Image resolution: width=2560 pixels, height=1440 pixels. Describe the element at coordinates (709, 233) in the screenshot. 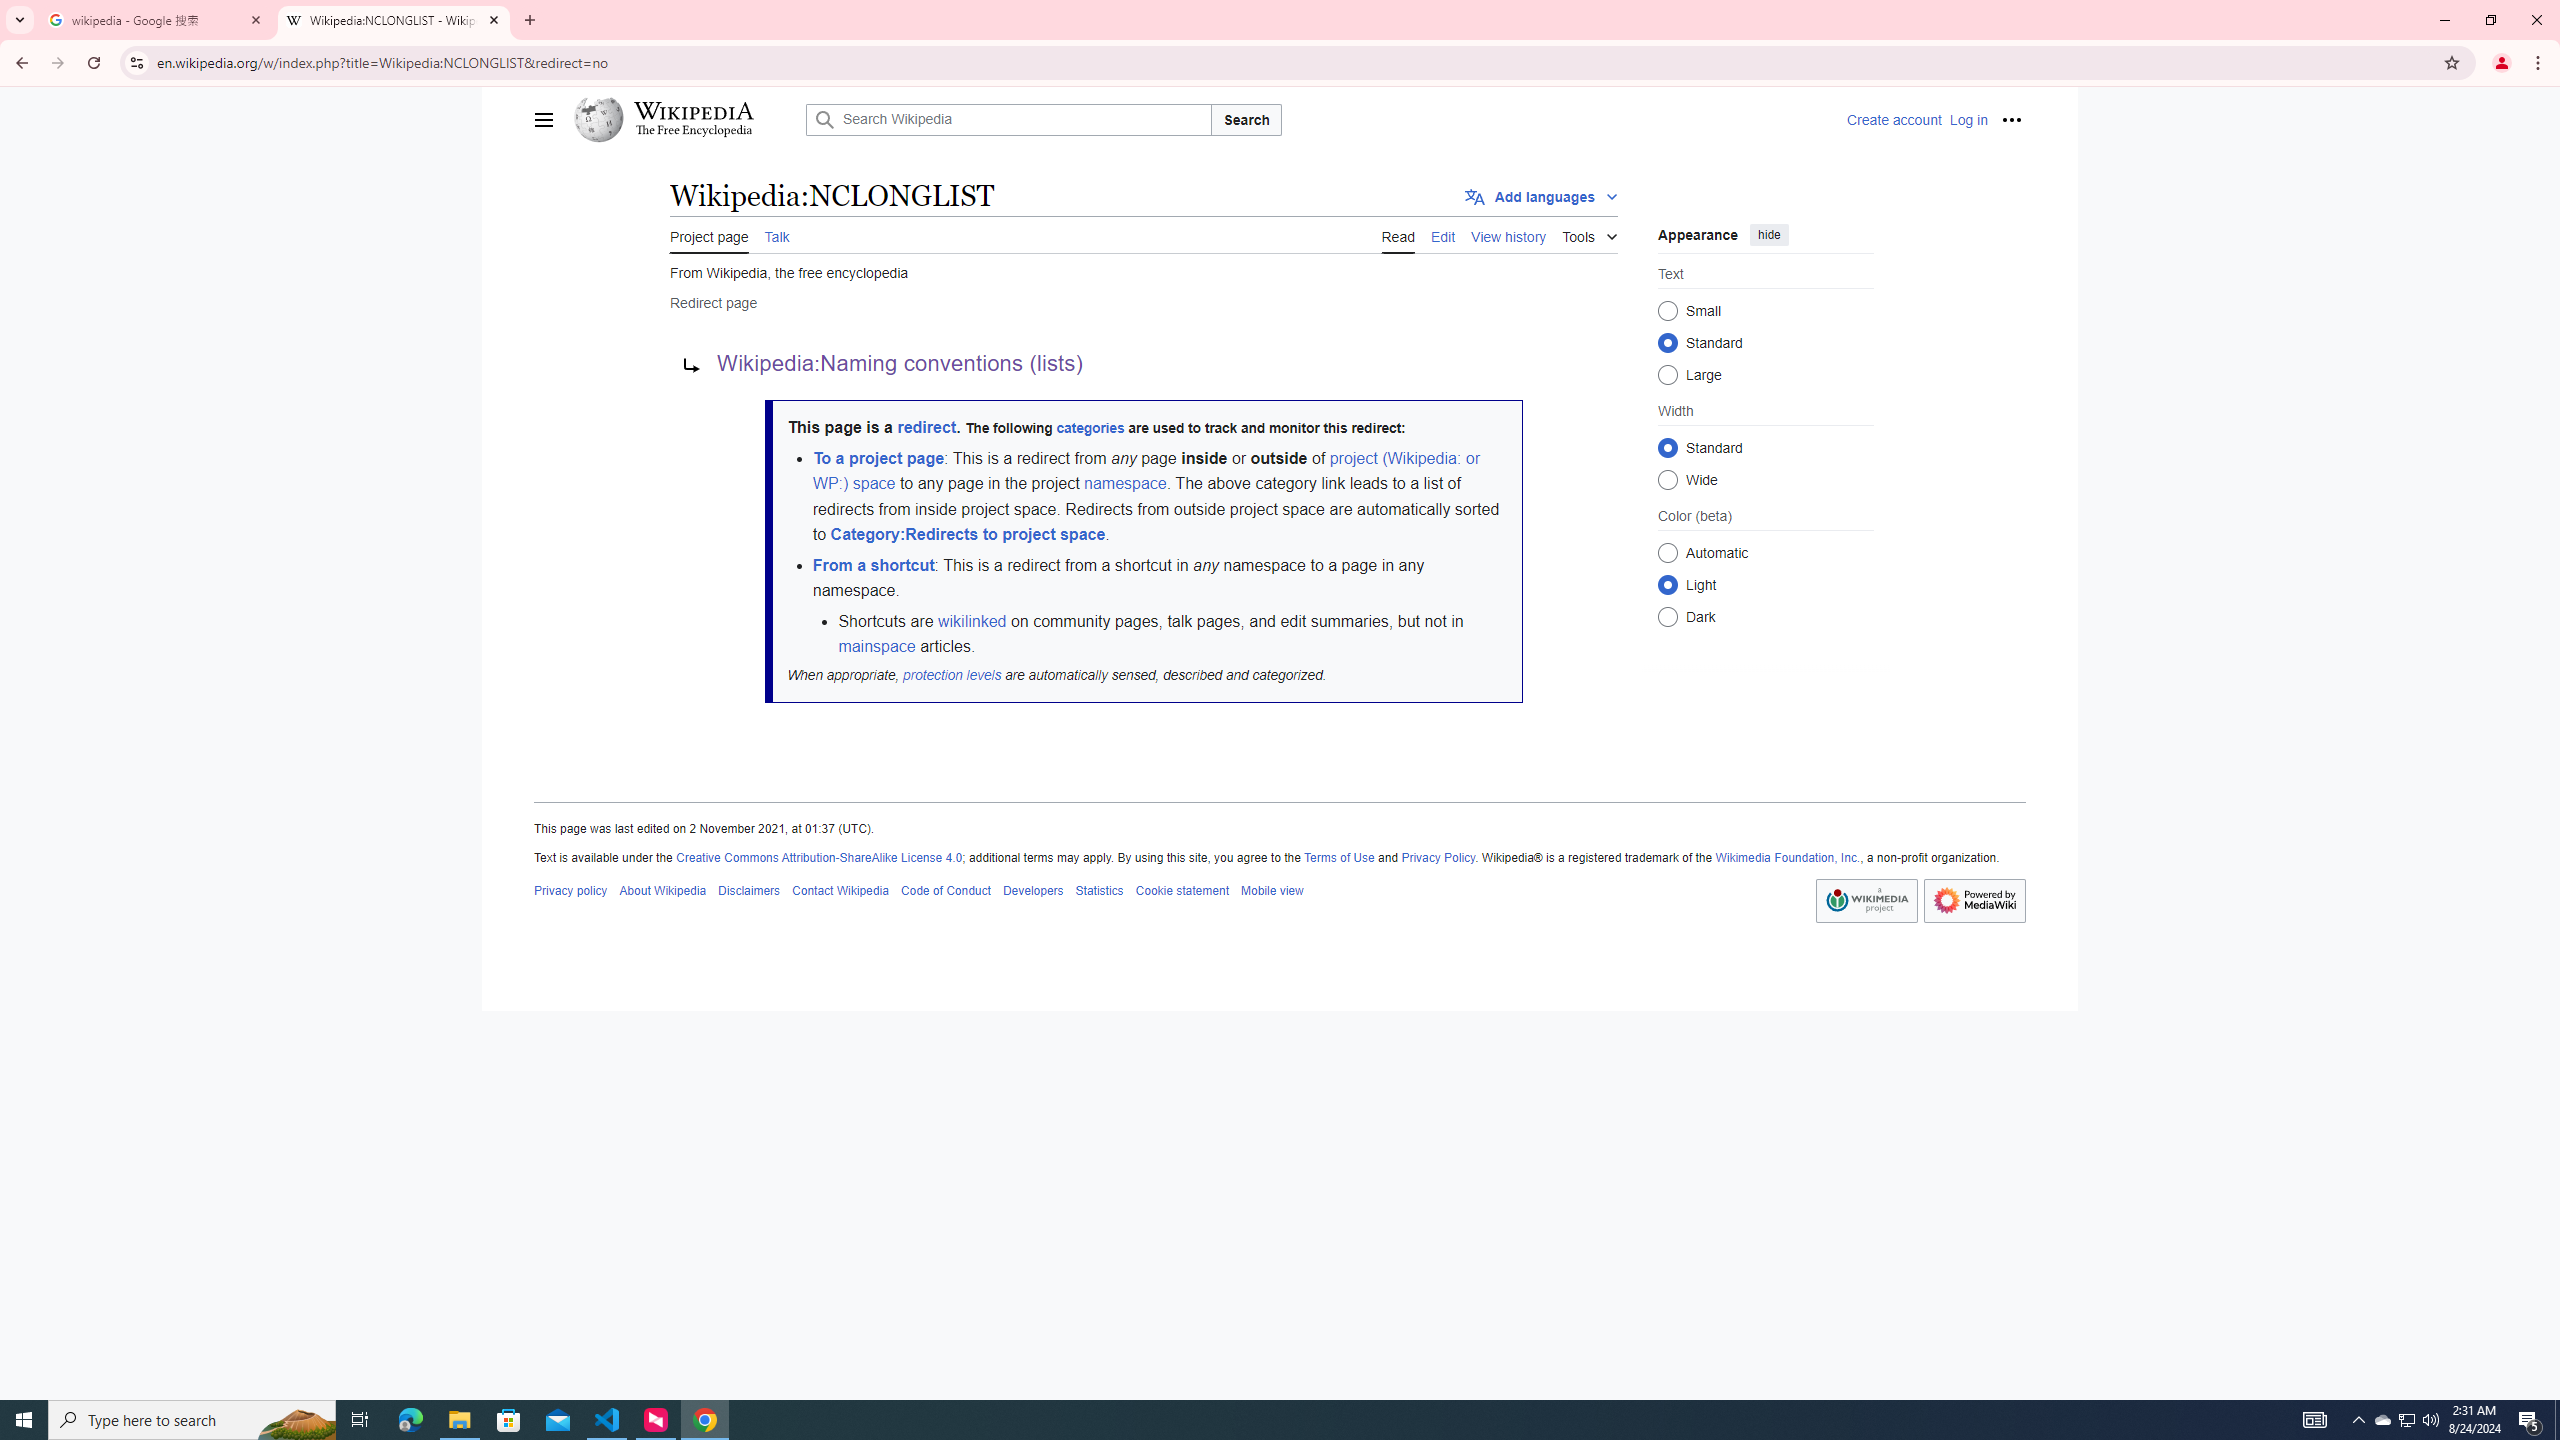

I see `'AutomationID: ca-nstab-project'` at that location.